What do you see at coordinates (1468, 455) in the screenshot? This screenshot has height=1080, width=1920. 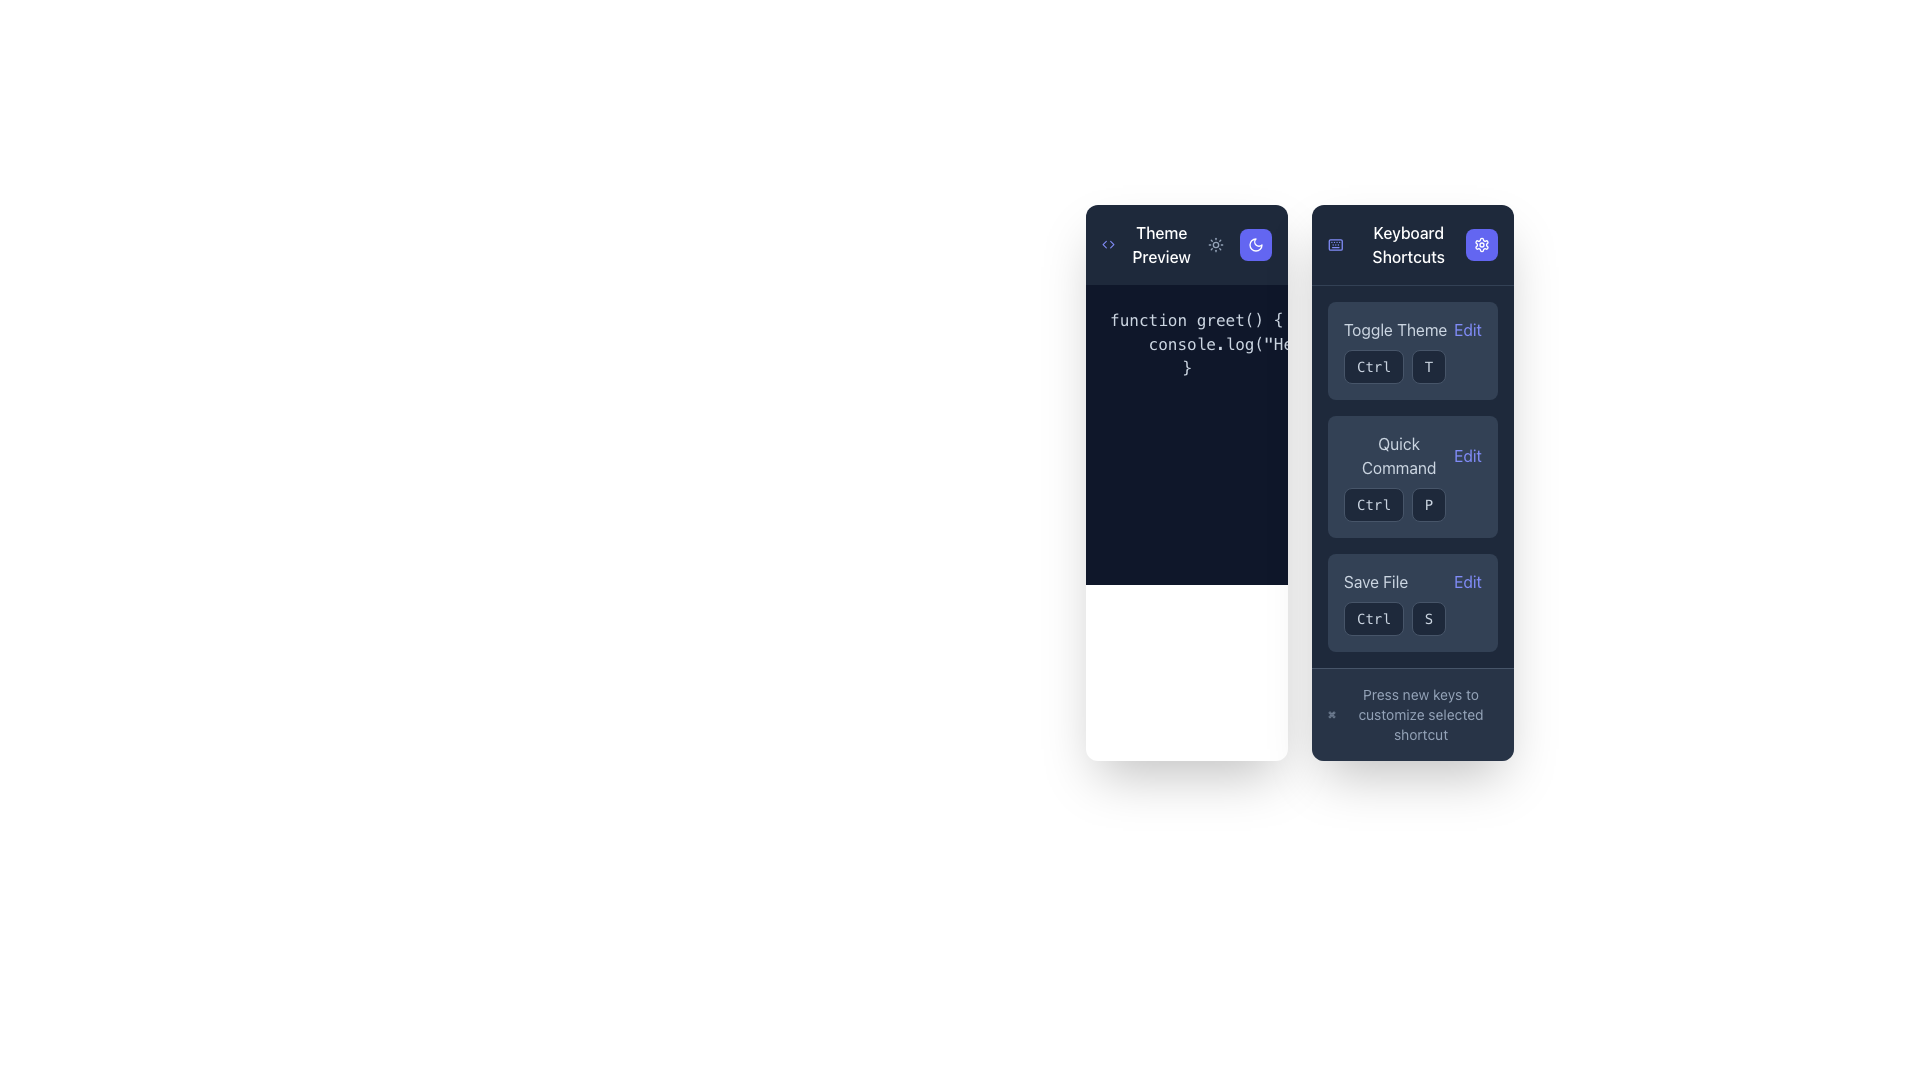 I see `the second 'Edit' button in the 'Keyboard Shortcuts' section` at bounding box center [1468, 455].